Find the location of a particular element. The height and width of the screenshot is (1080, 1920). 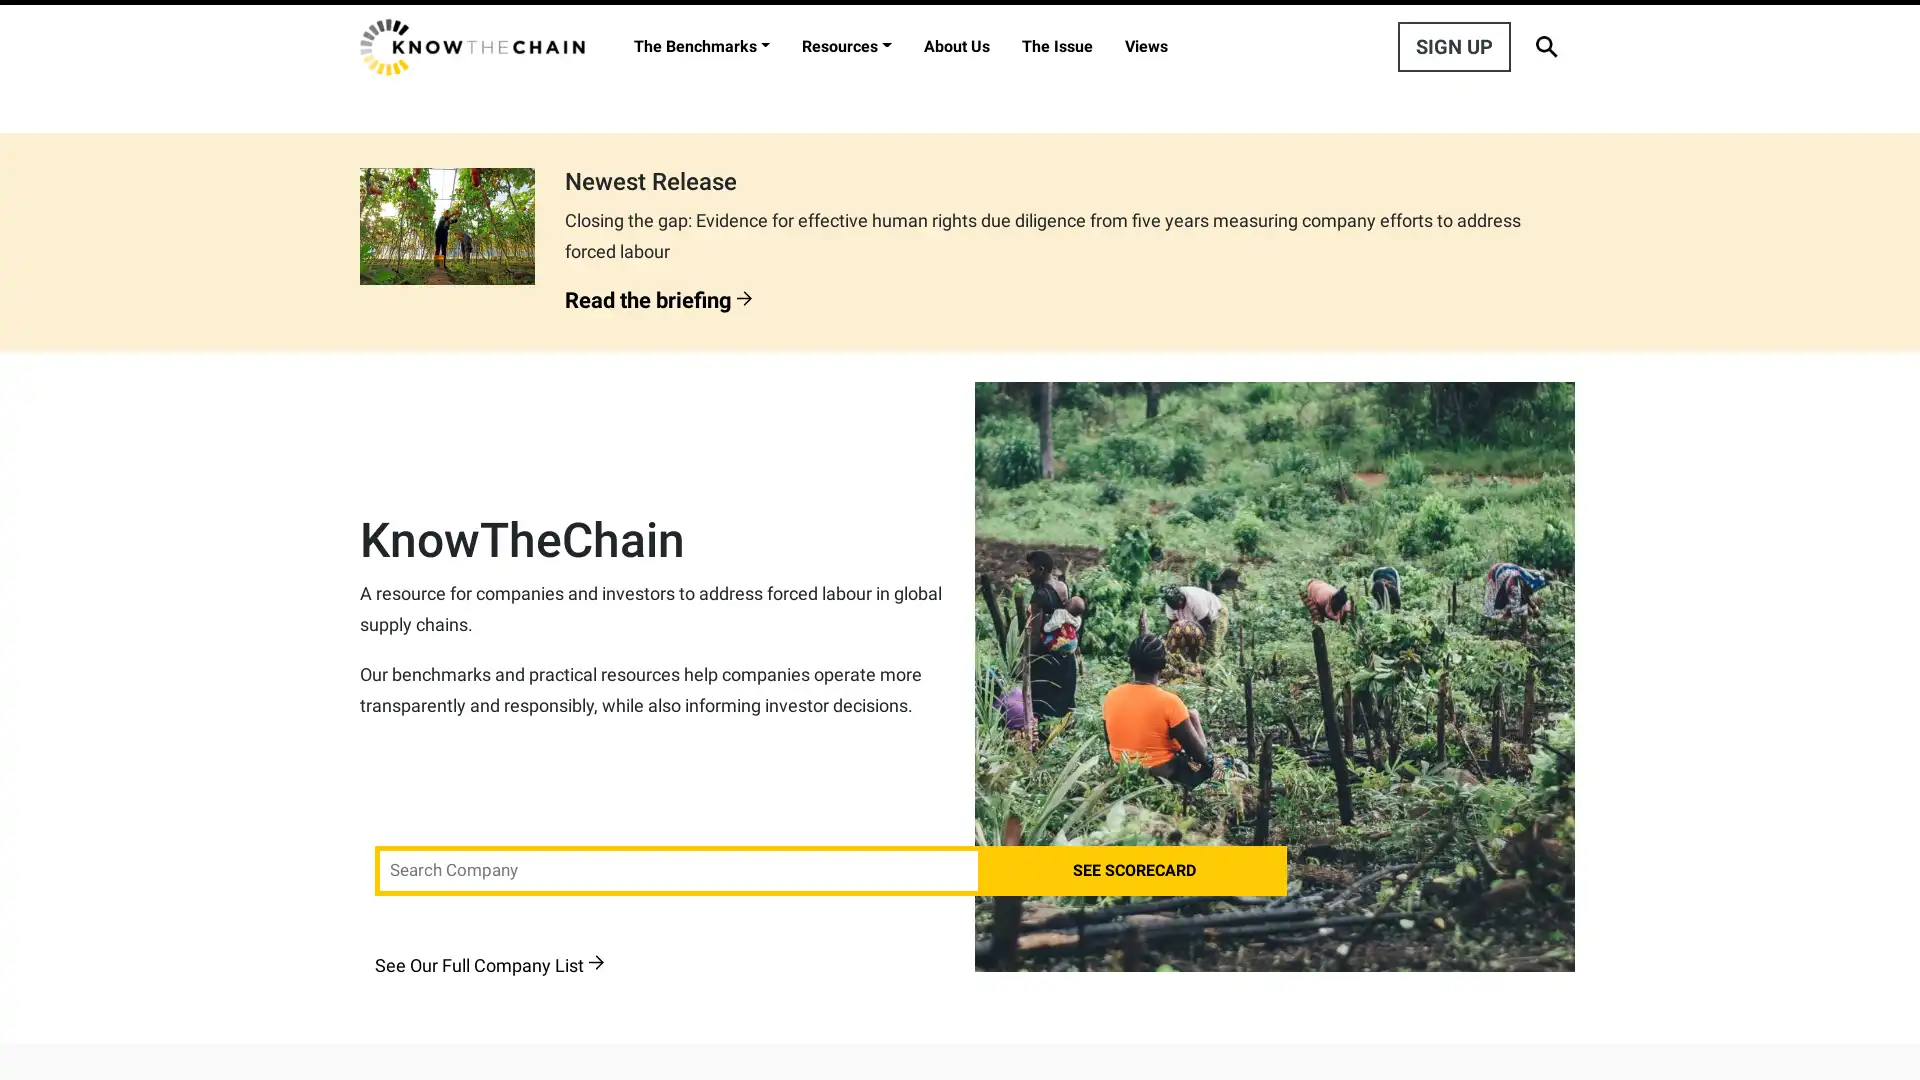

SEE SCORECARD is located at coordinates (1134, 870).